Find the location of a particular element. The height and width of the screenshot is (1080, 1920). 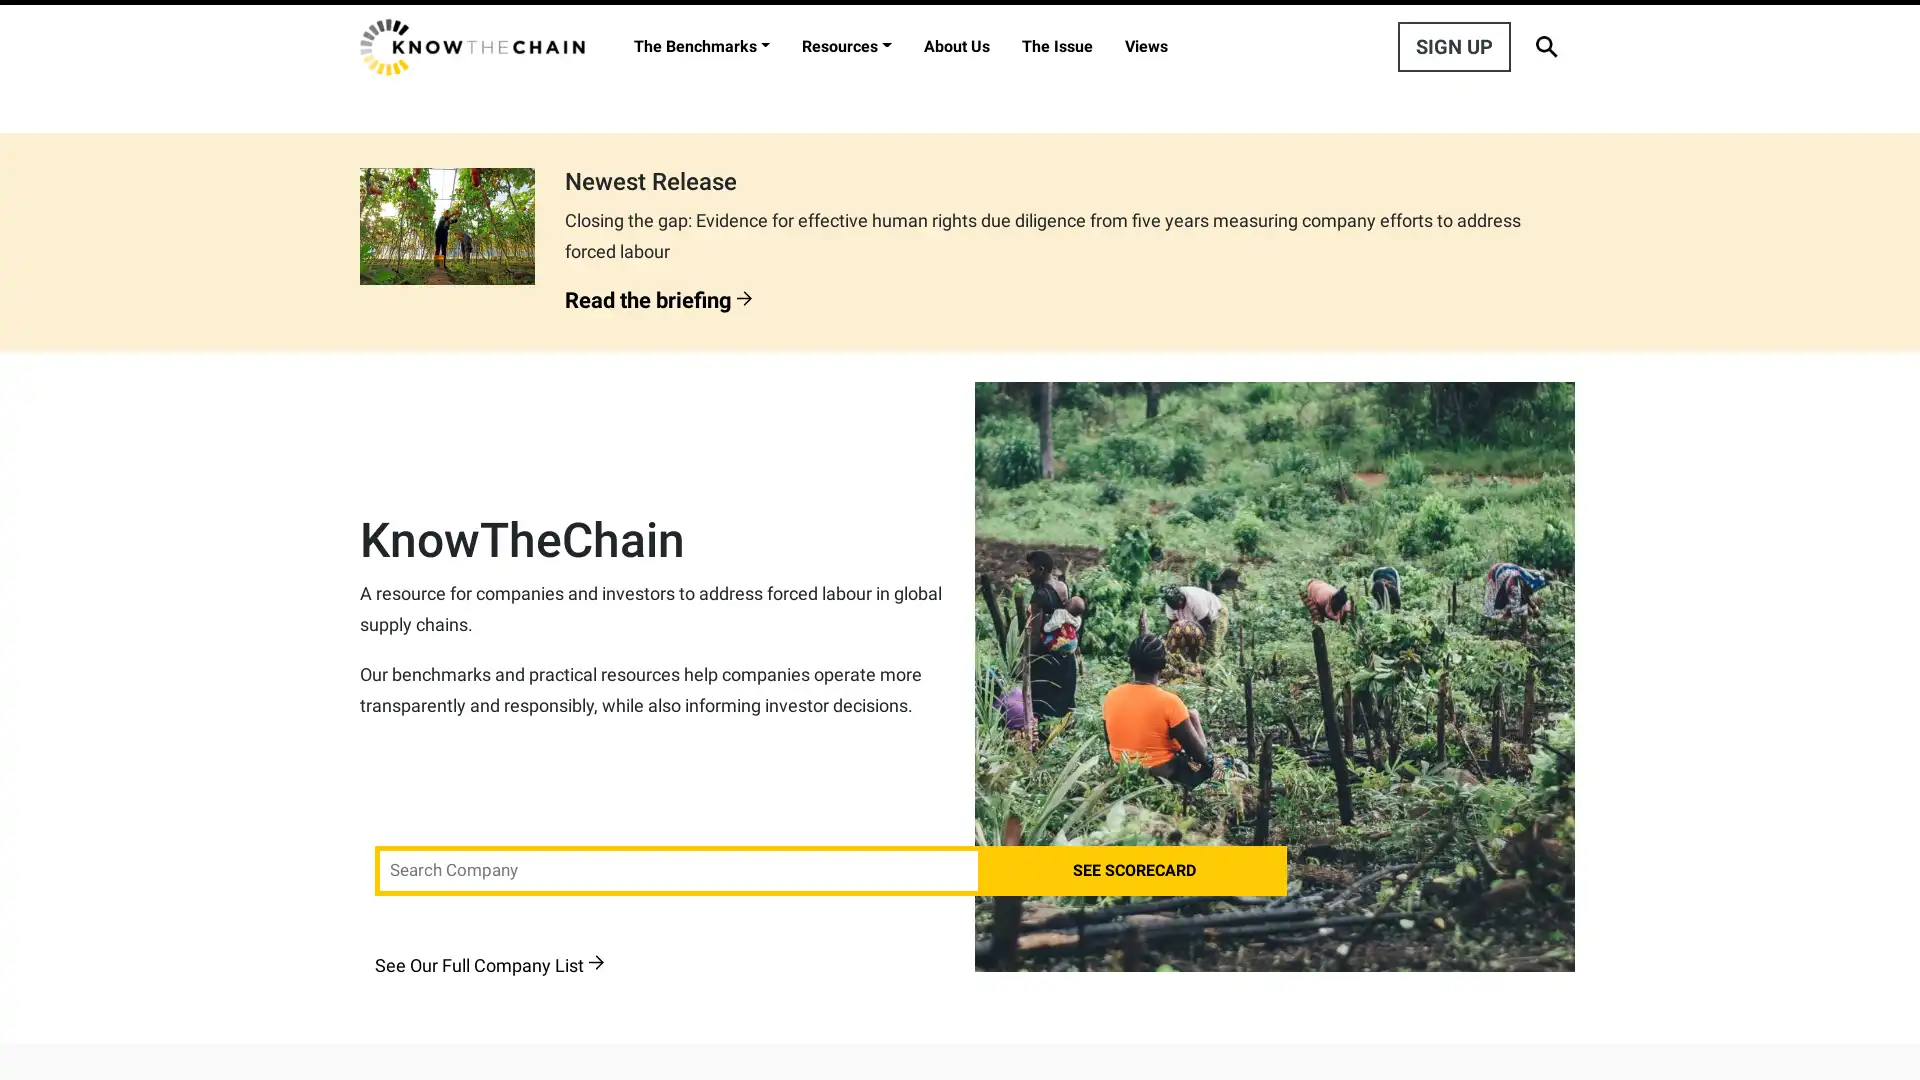

SEE SCORECARD is located at coordinates (1134, 870).